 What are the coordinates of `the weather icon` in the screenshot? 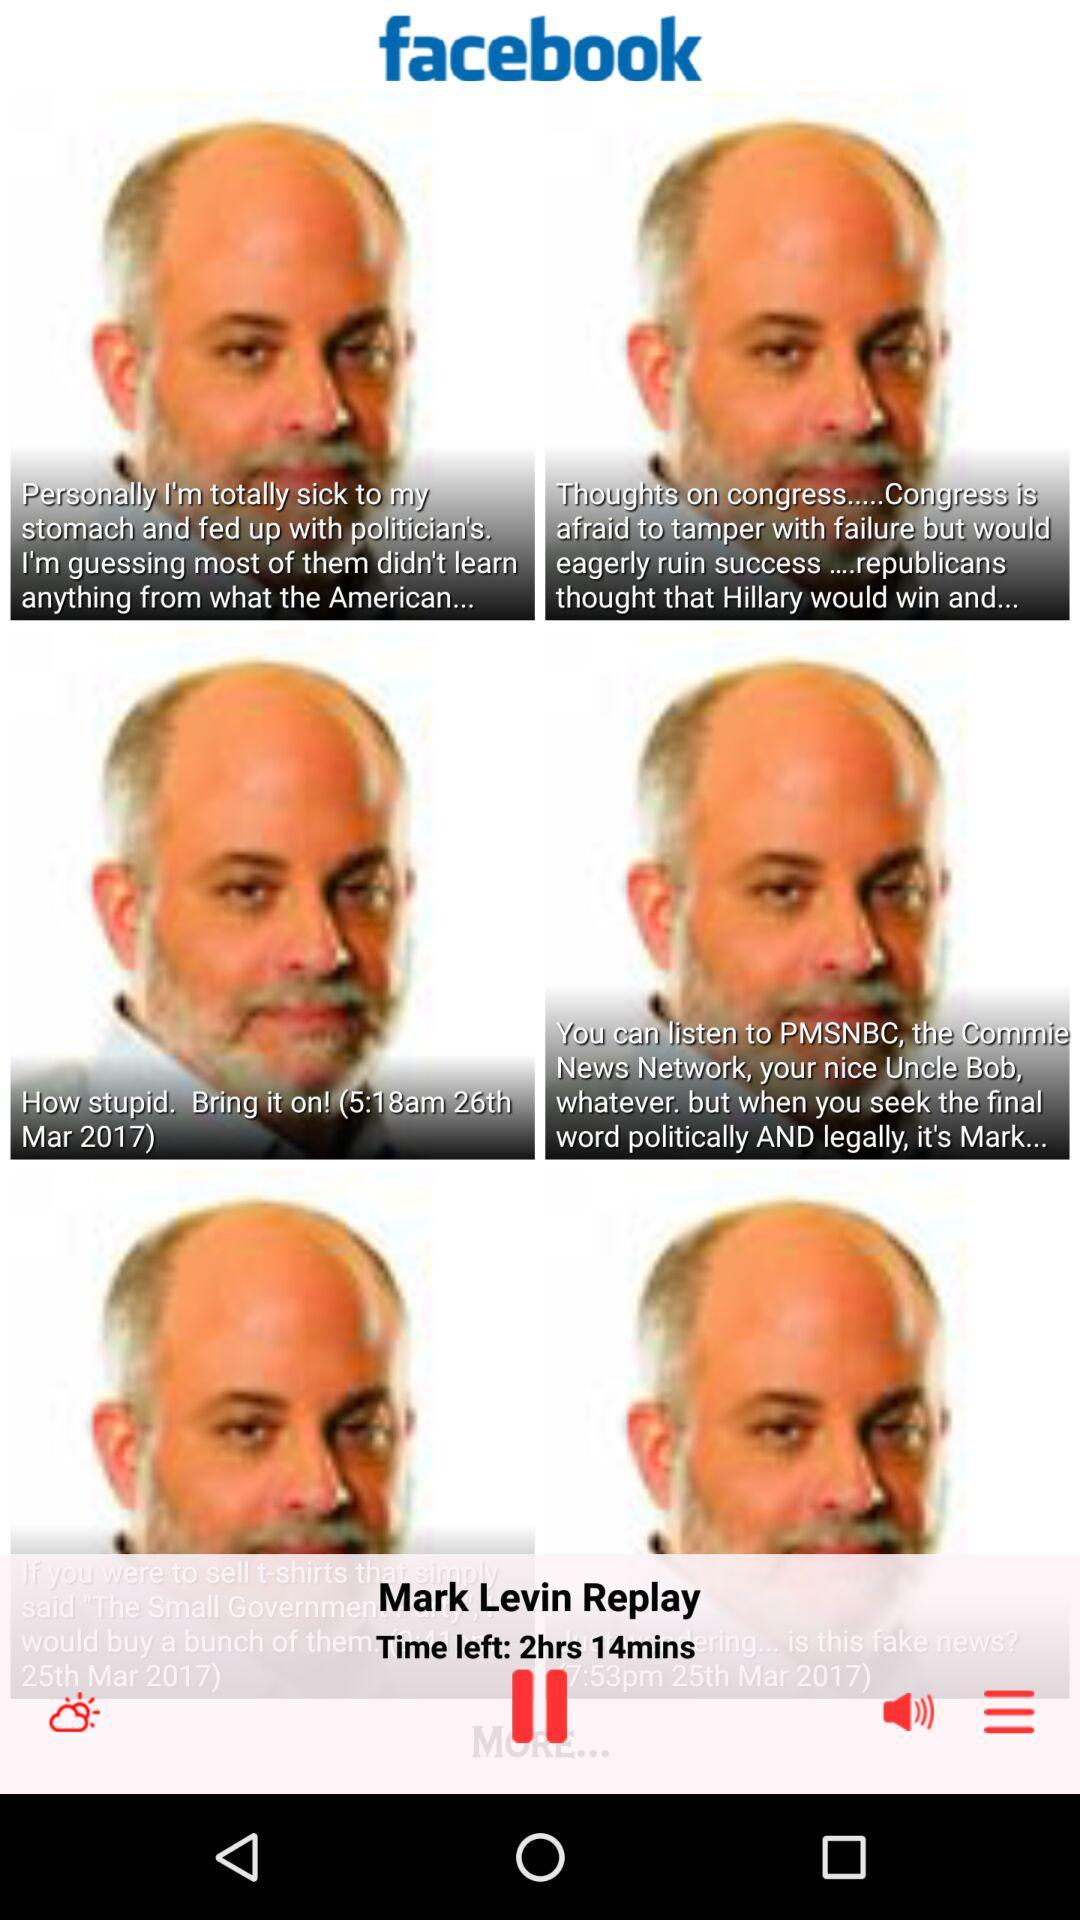 It's located at (73, 1832).